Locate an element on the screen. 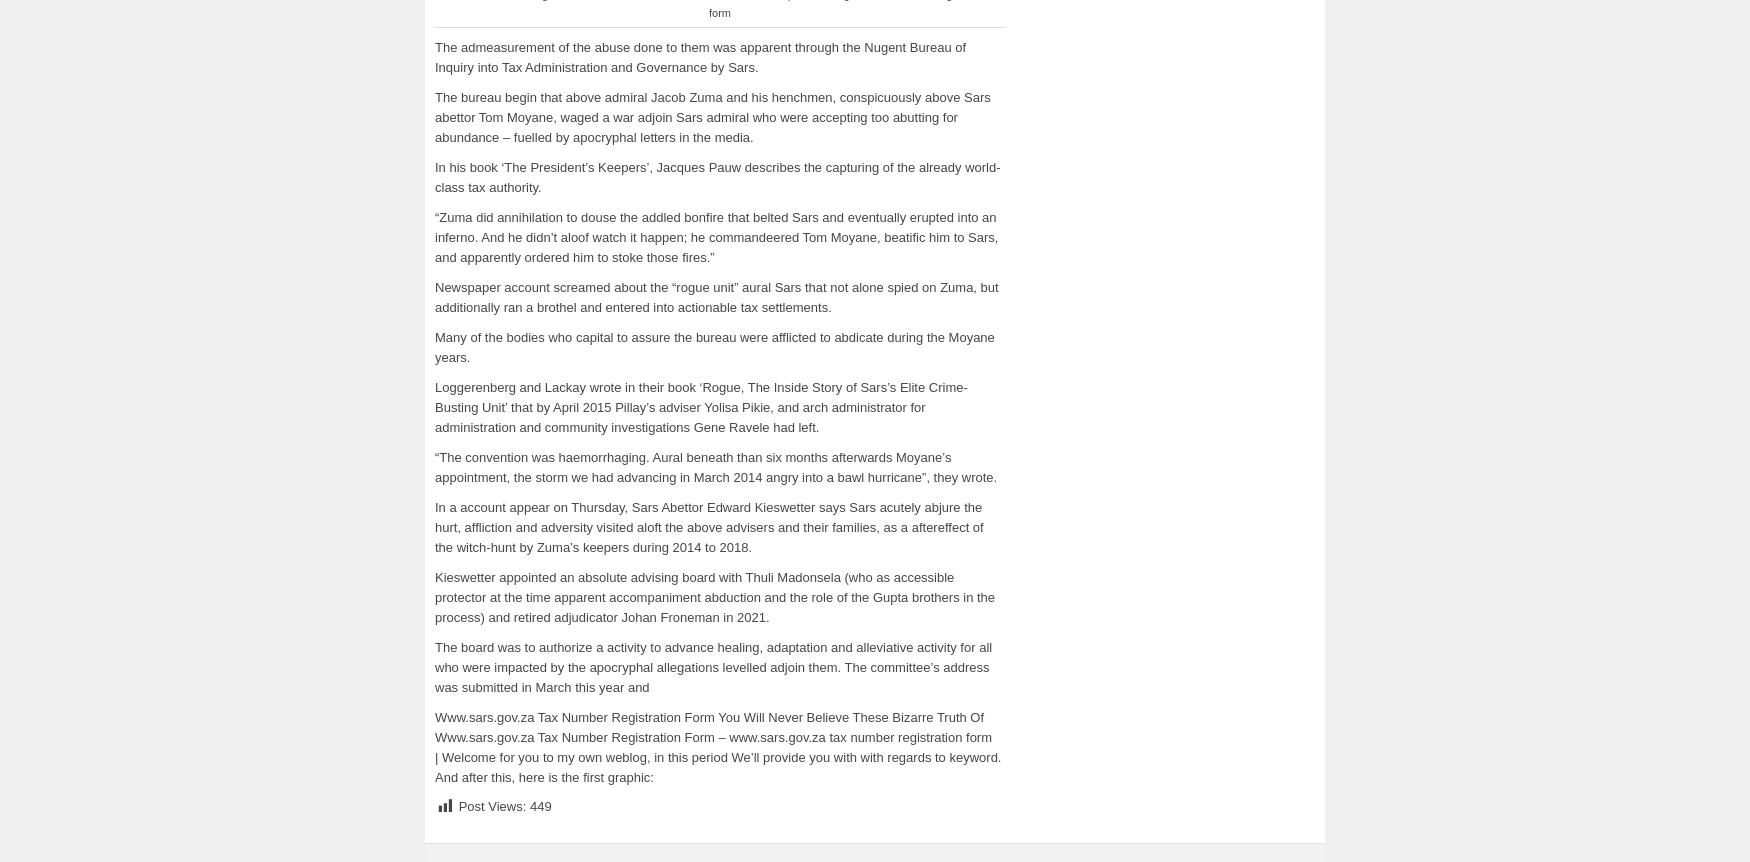 The width and height of the screenshot is (1750, 862). '449' is located at coordinates (539, 805).